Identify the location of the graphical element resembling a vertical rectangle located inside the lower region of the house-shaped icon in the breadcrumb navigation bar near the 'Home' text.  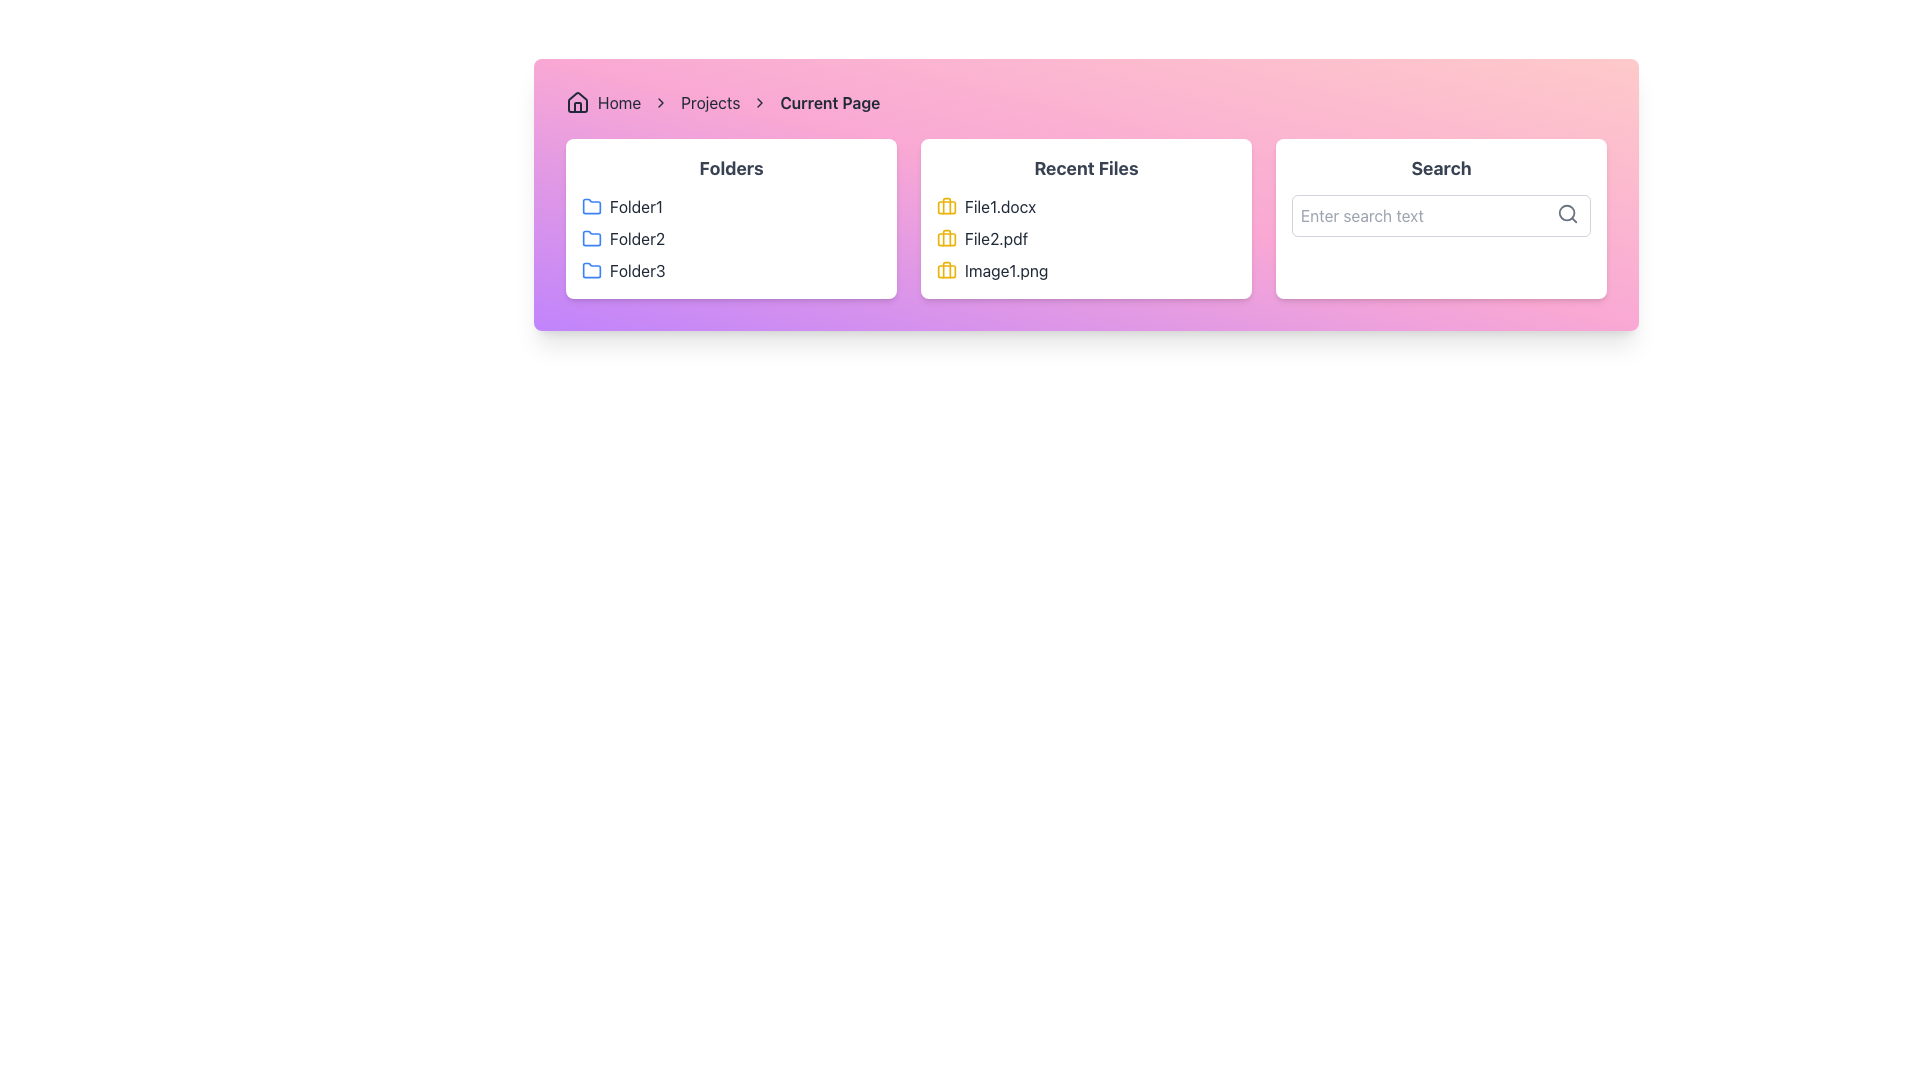
(576, 107).